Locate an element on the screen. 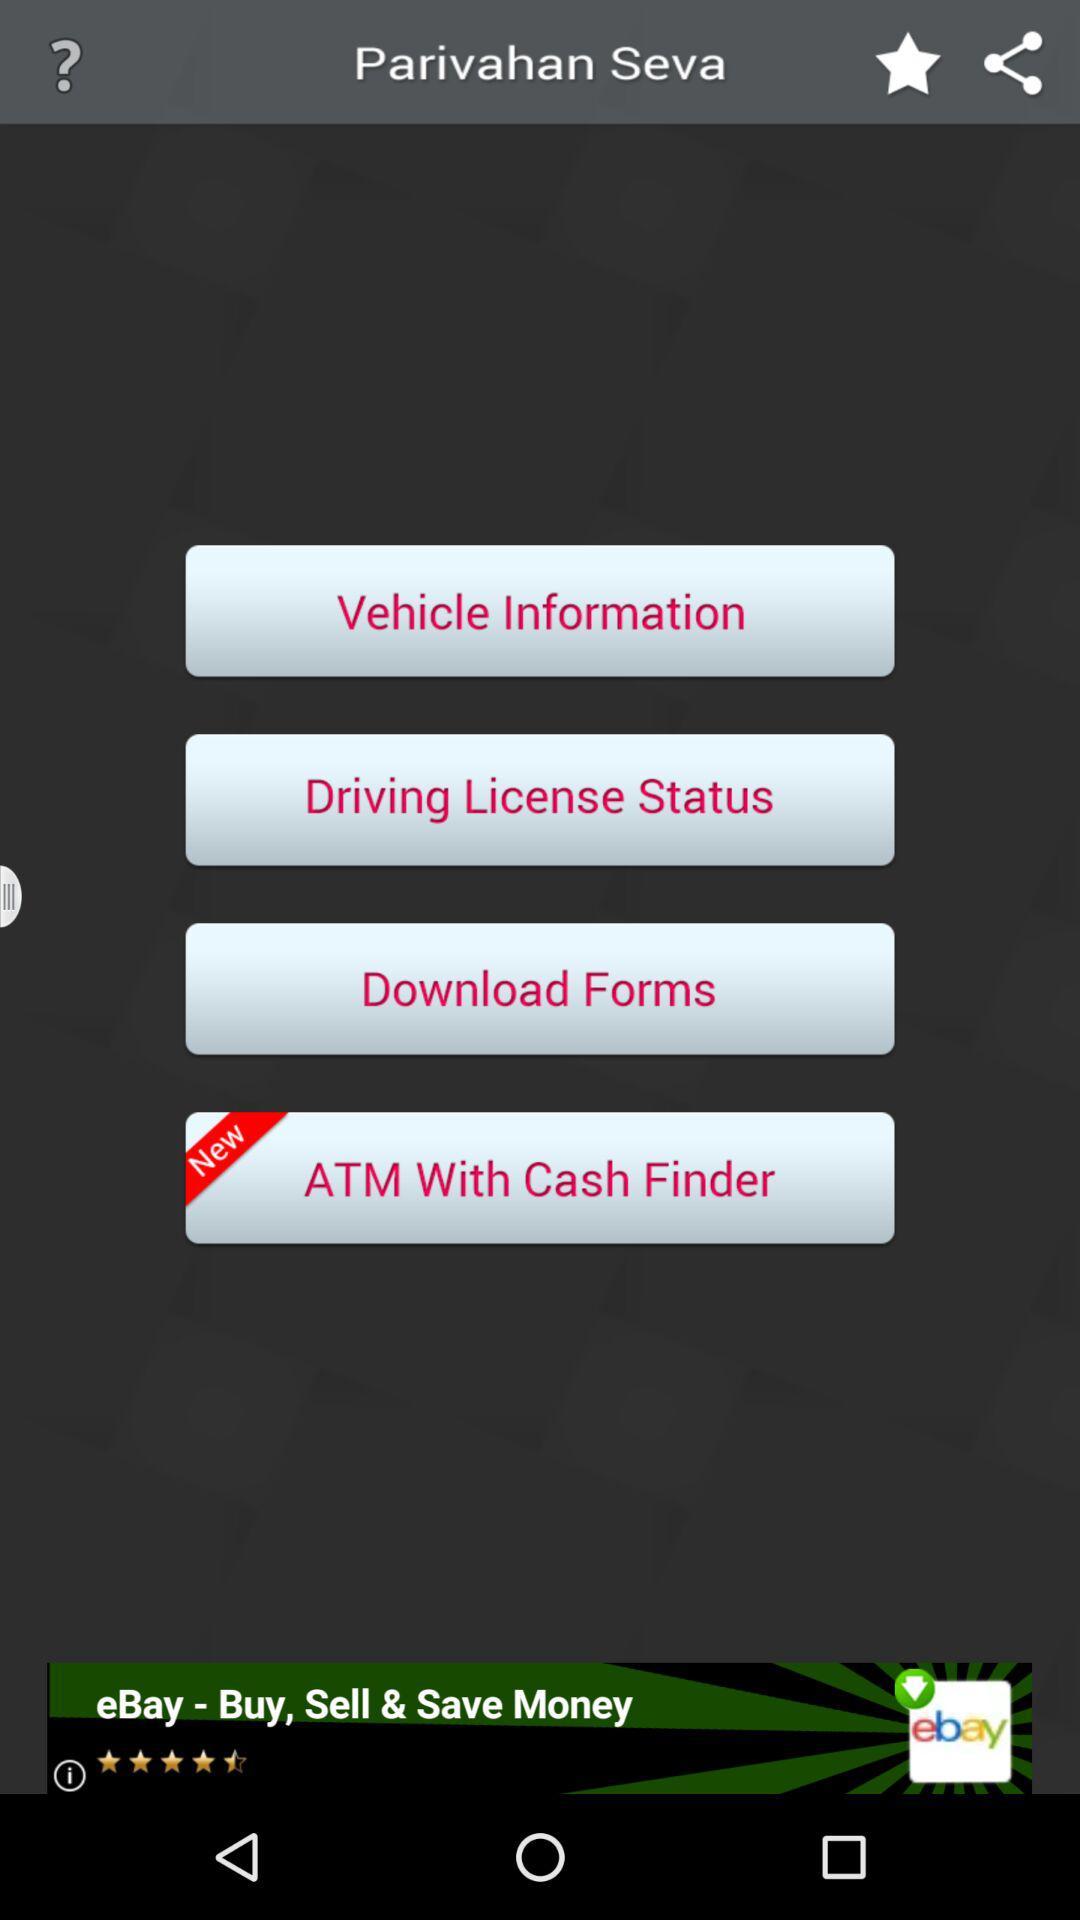  link to ebay is located at coordinates (538, 1727).